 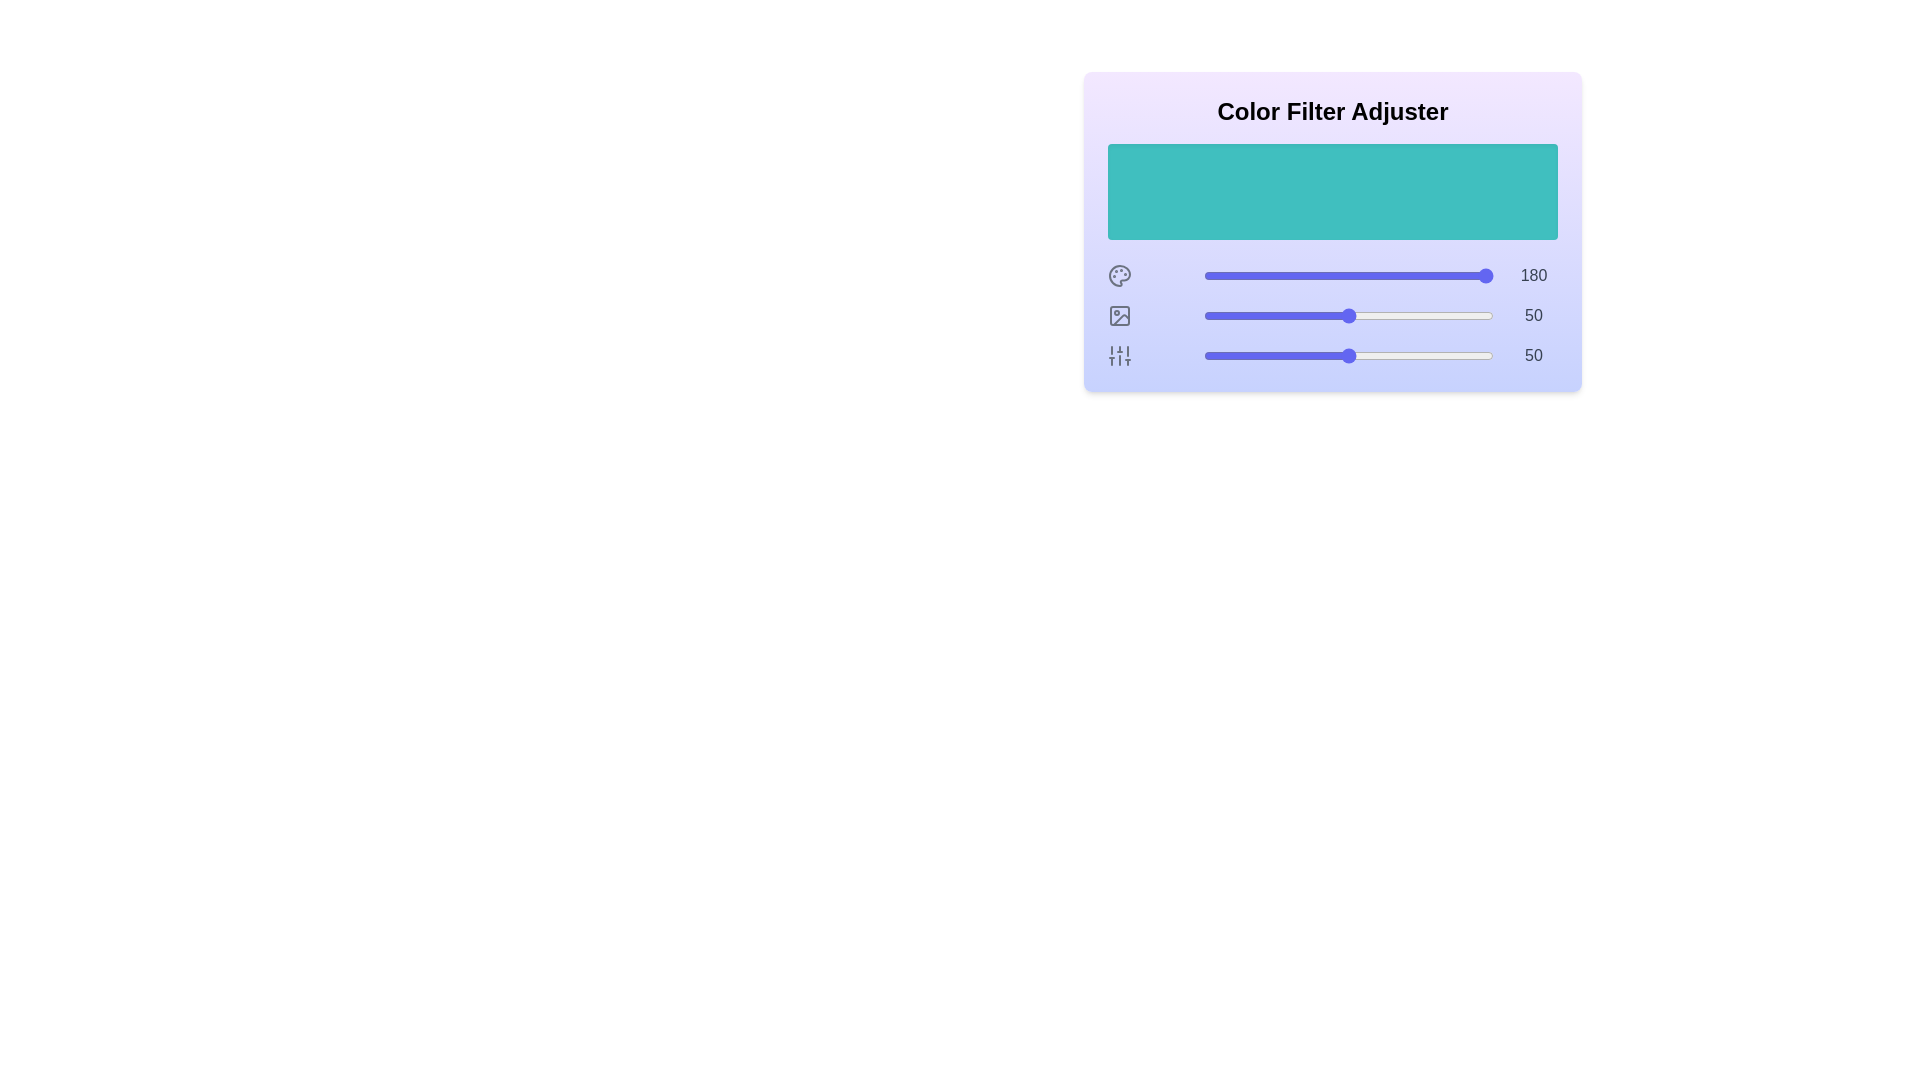 What do you see at coordinates (1423, 276) in the screenshot?
I see `the 0 slider to 76 to observe the color preview area` at bounding box center [1423, 276].